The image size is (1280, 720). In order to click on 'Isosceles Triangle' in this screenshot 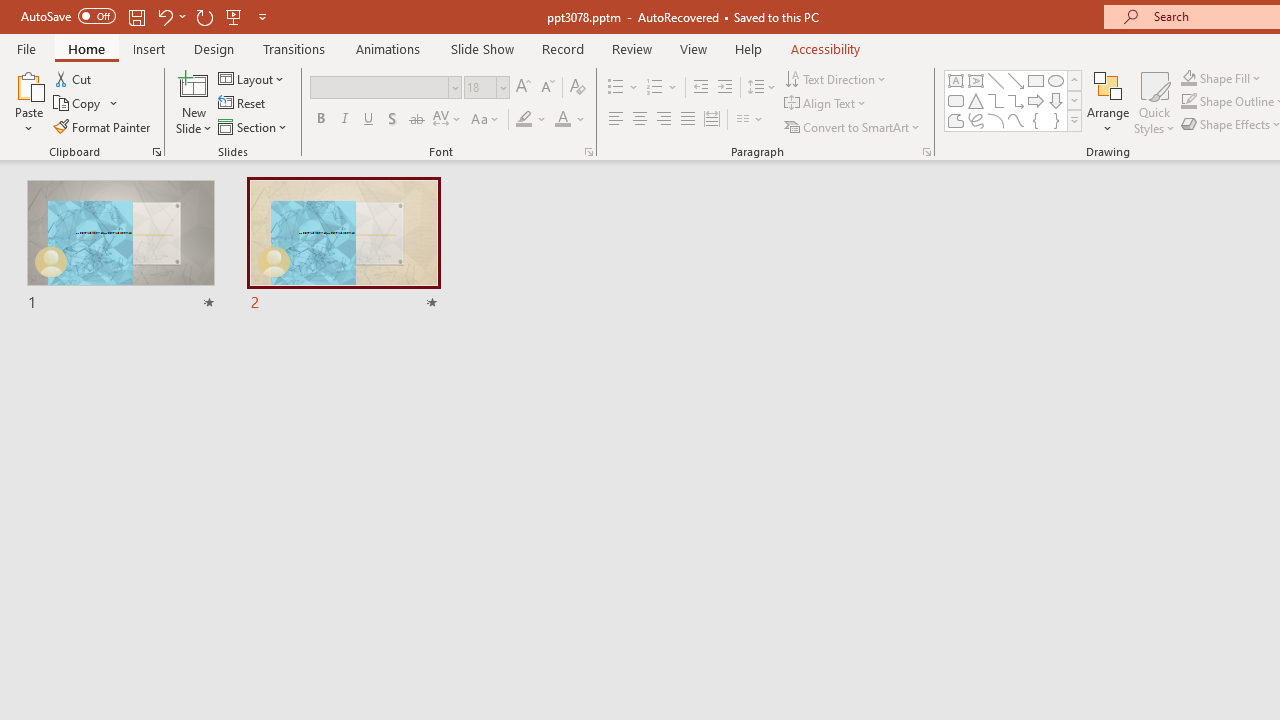, I will do `click(976, 100)`.